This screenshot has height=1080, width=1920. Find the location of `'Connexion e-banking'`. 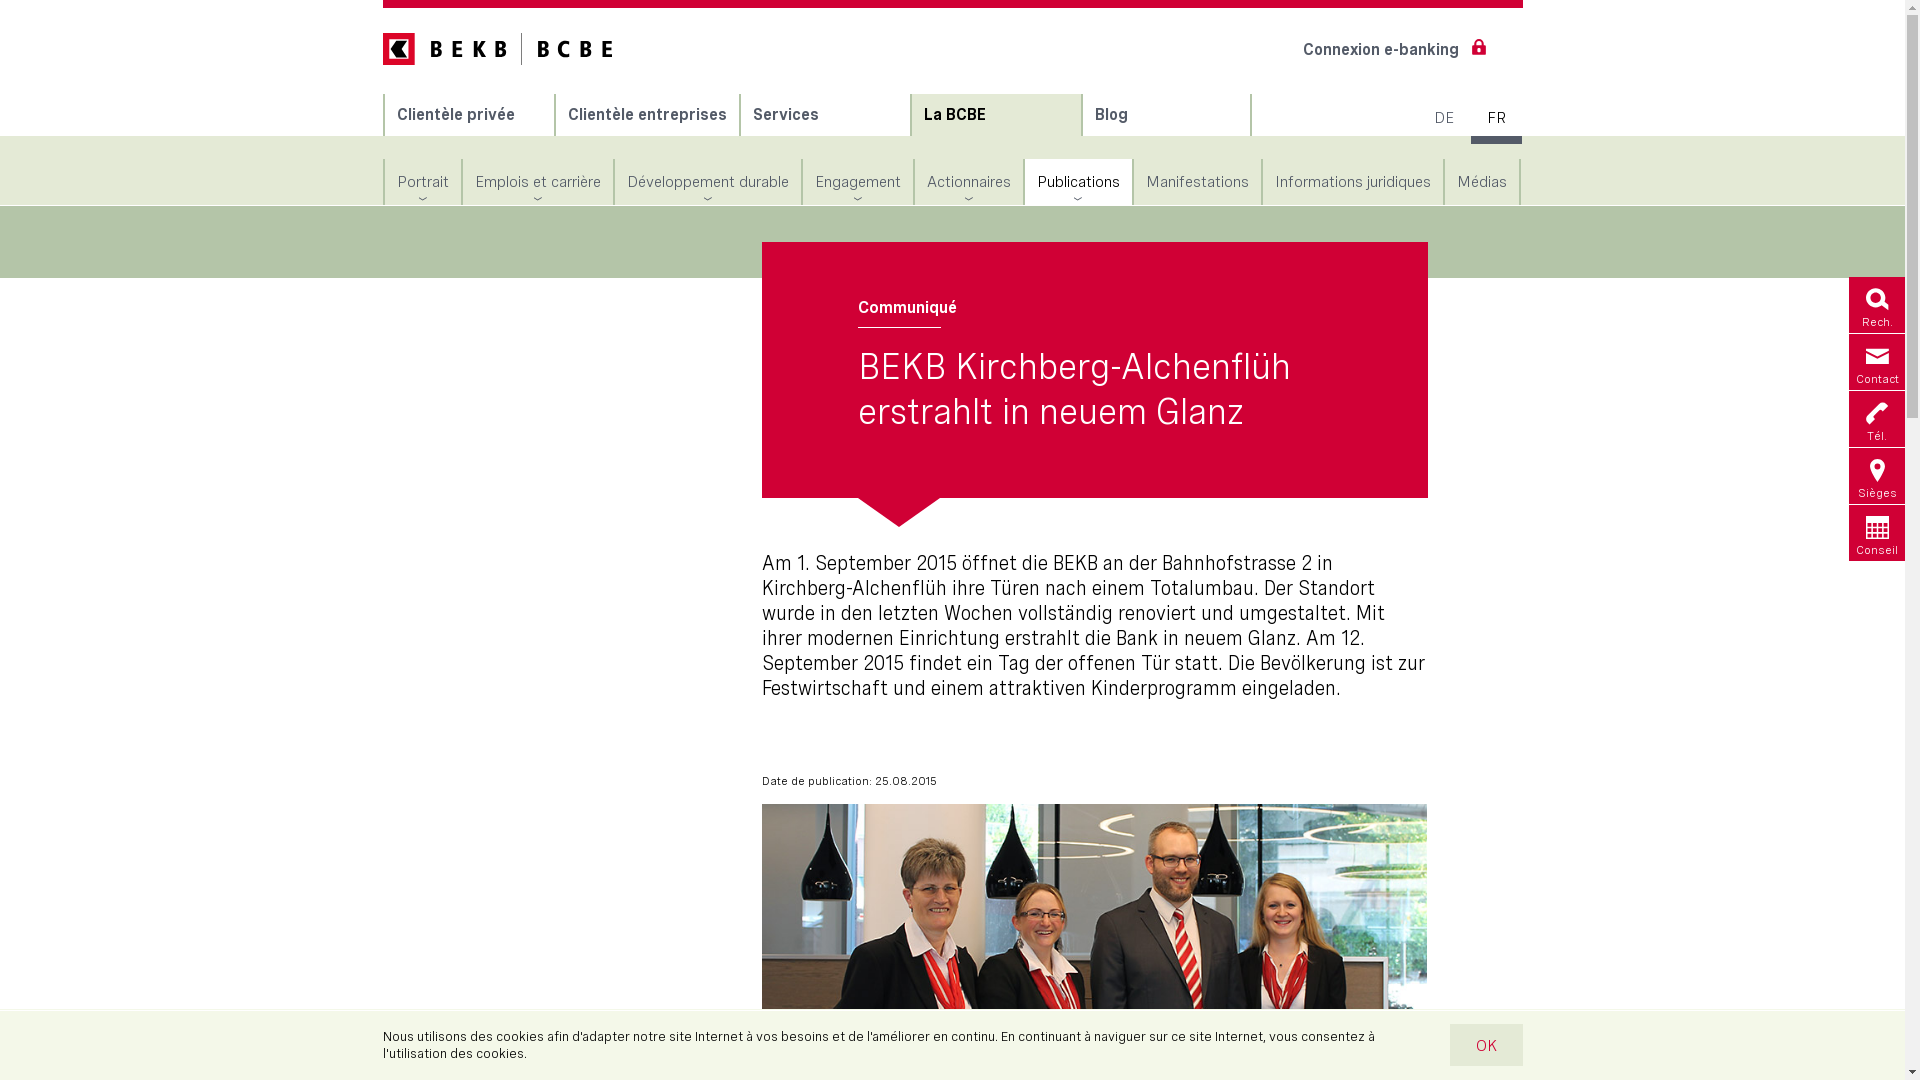

'Connexion e-banking' is located at coordinates (1389, 48).